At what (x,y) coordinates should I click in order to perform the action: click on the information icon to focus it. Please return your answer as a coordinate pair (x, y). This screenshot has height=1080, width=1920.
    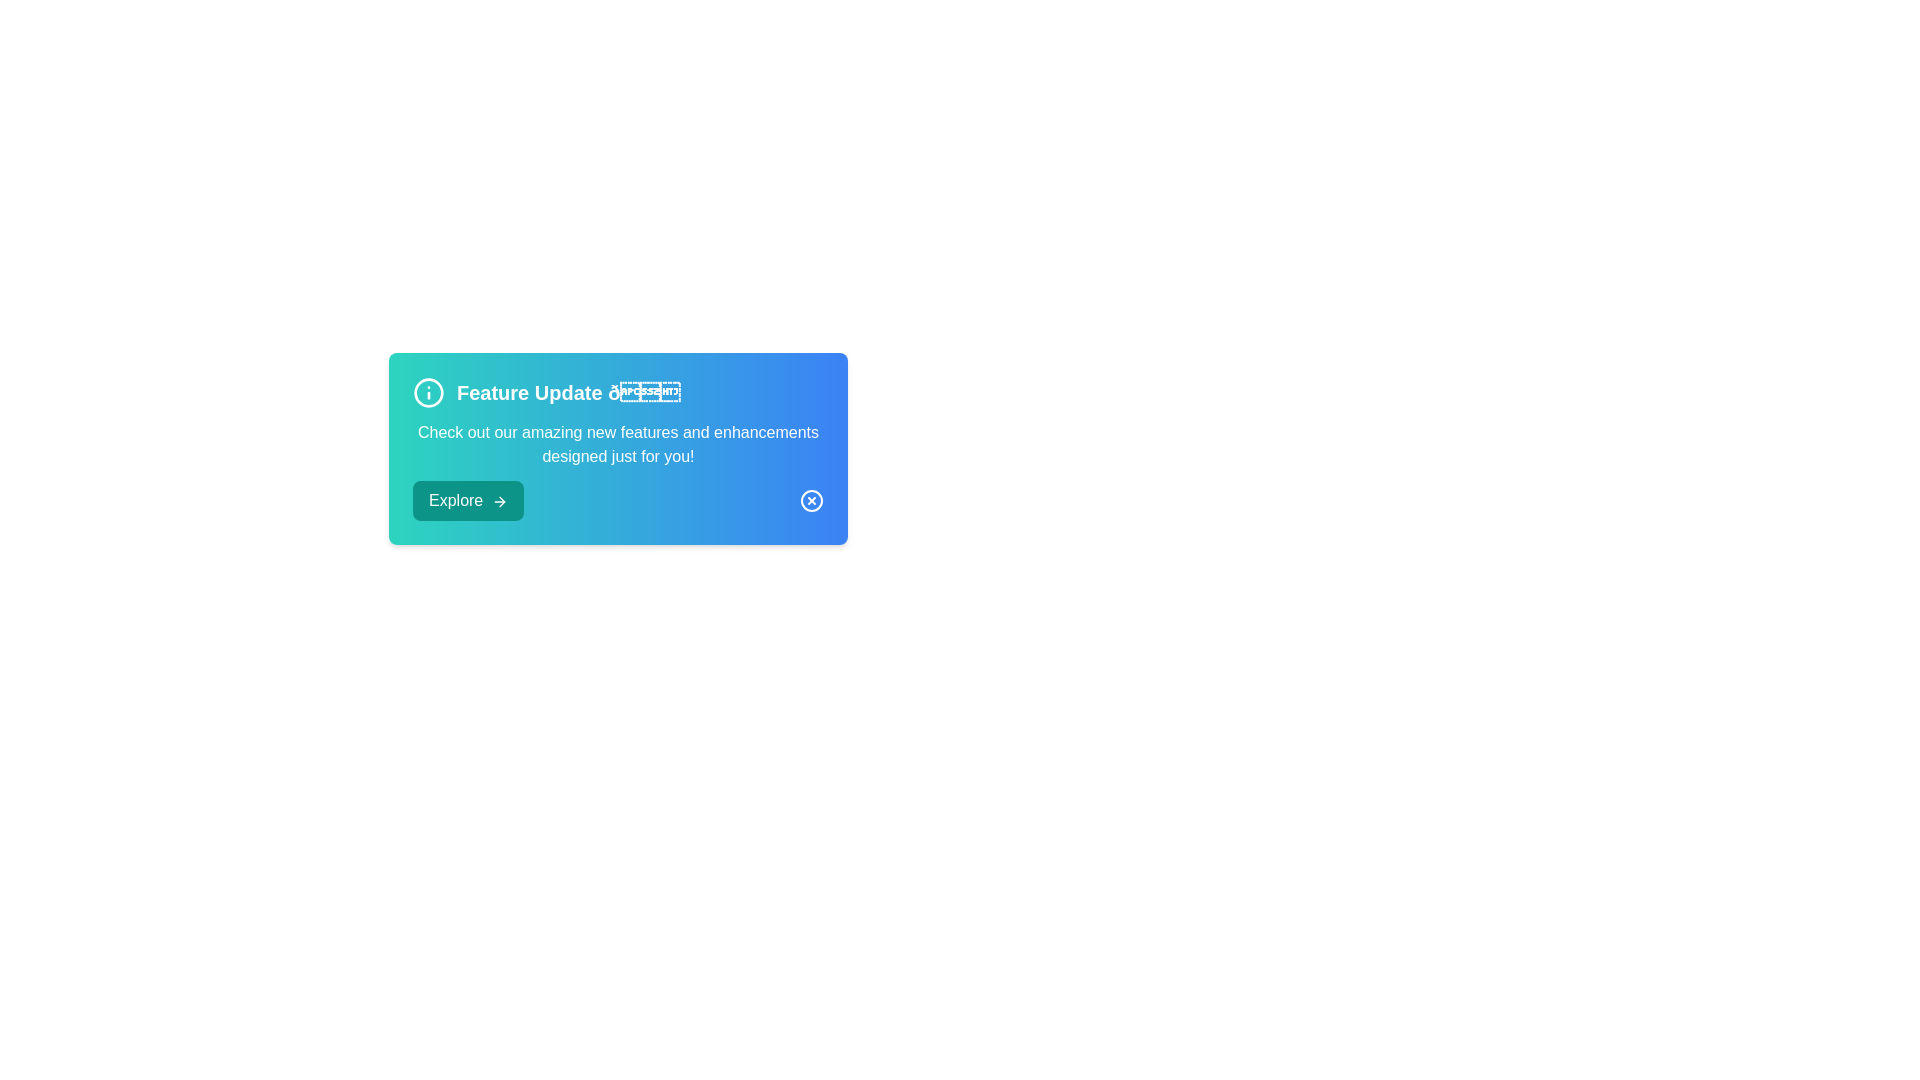
    Looking at the image, I should click on (427, 393).